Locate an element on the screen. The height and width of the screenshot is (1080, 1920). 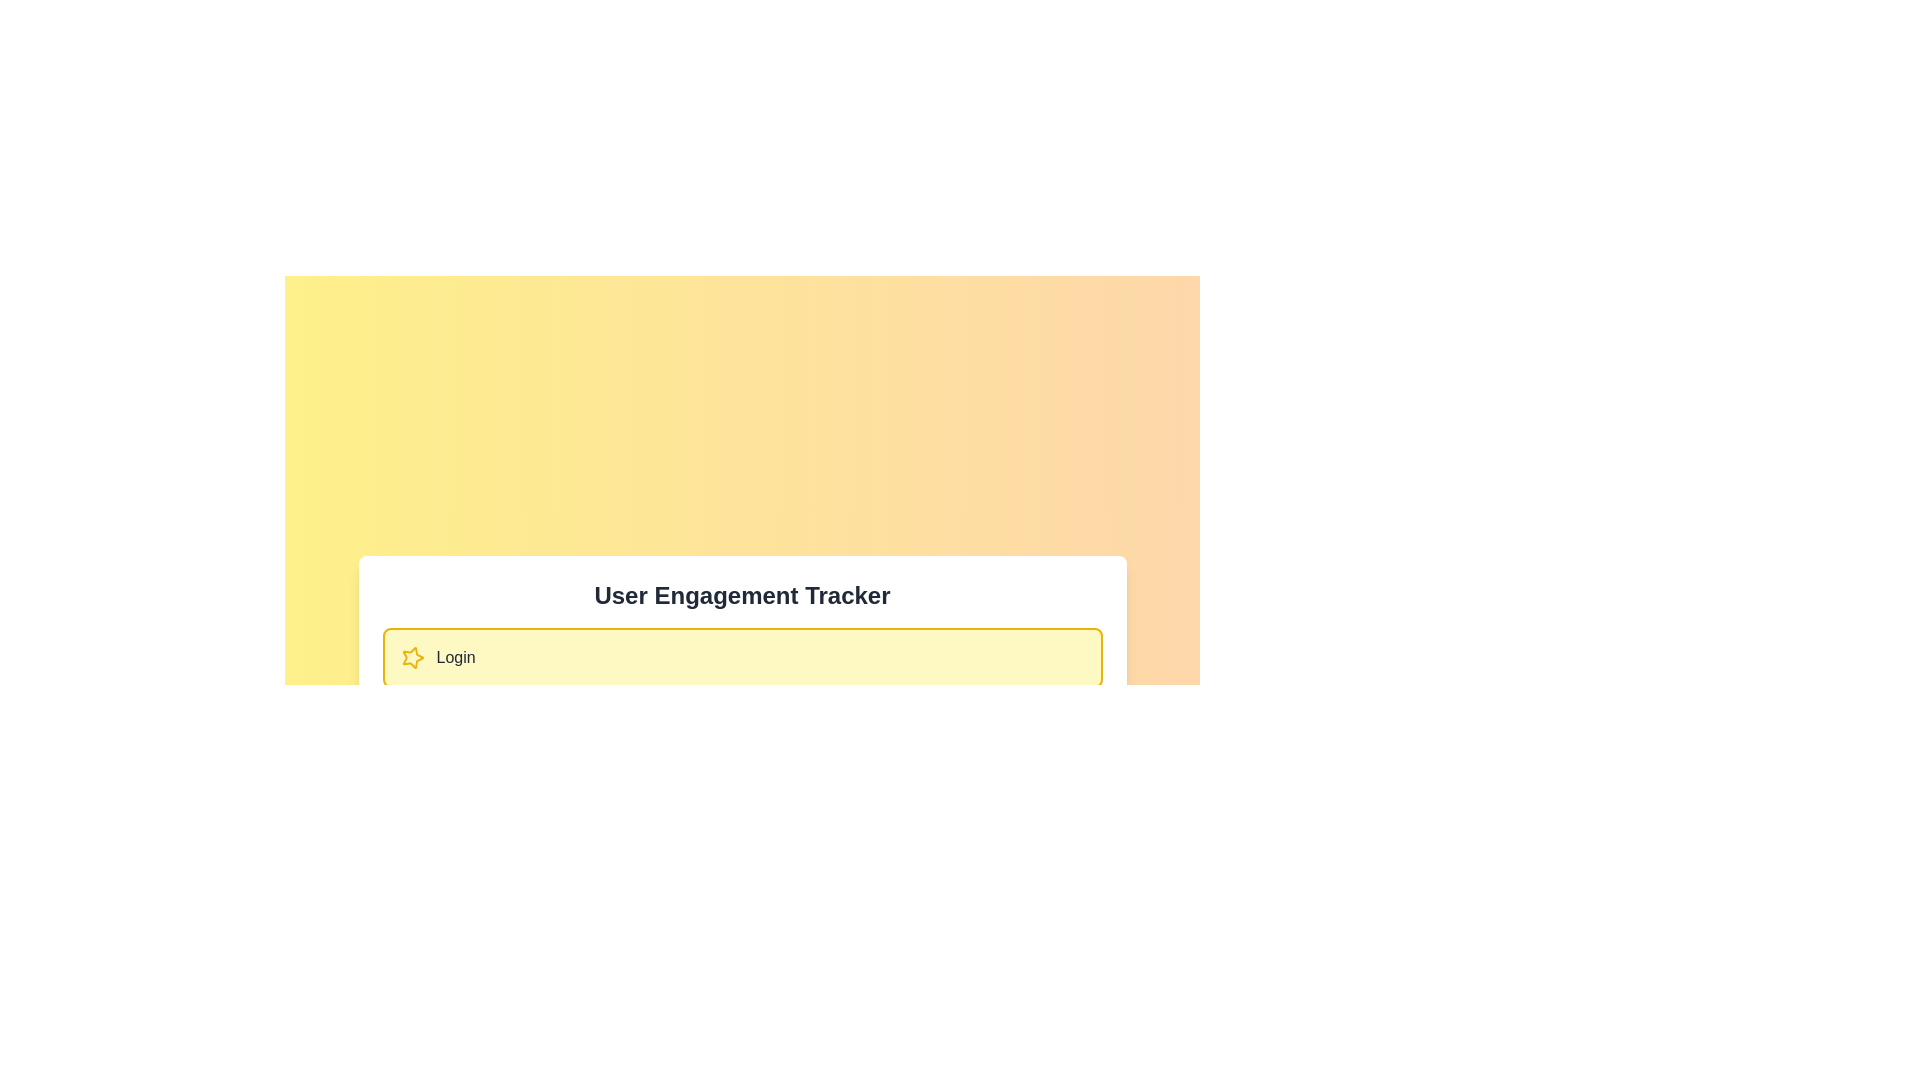
the decorative icon located at the top-left of the 'Login' button within the 'User Engagement Tracker' card is located at coordinates (411, 658).